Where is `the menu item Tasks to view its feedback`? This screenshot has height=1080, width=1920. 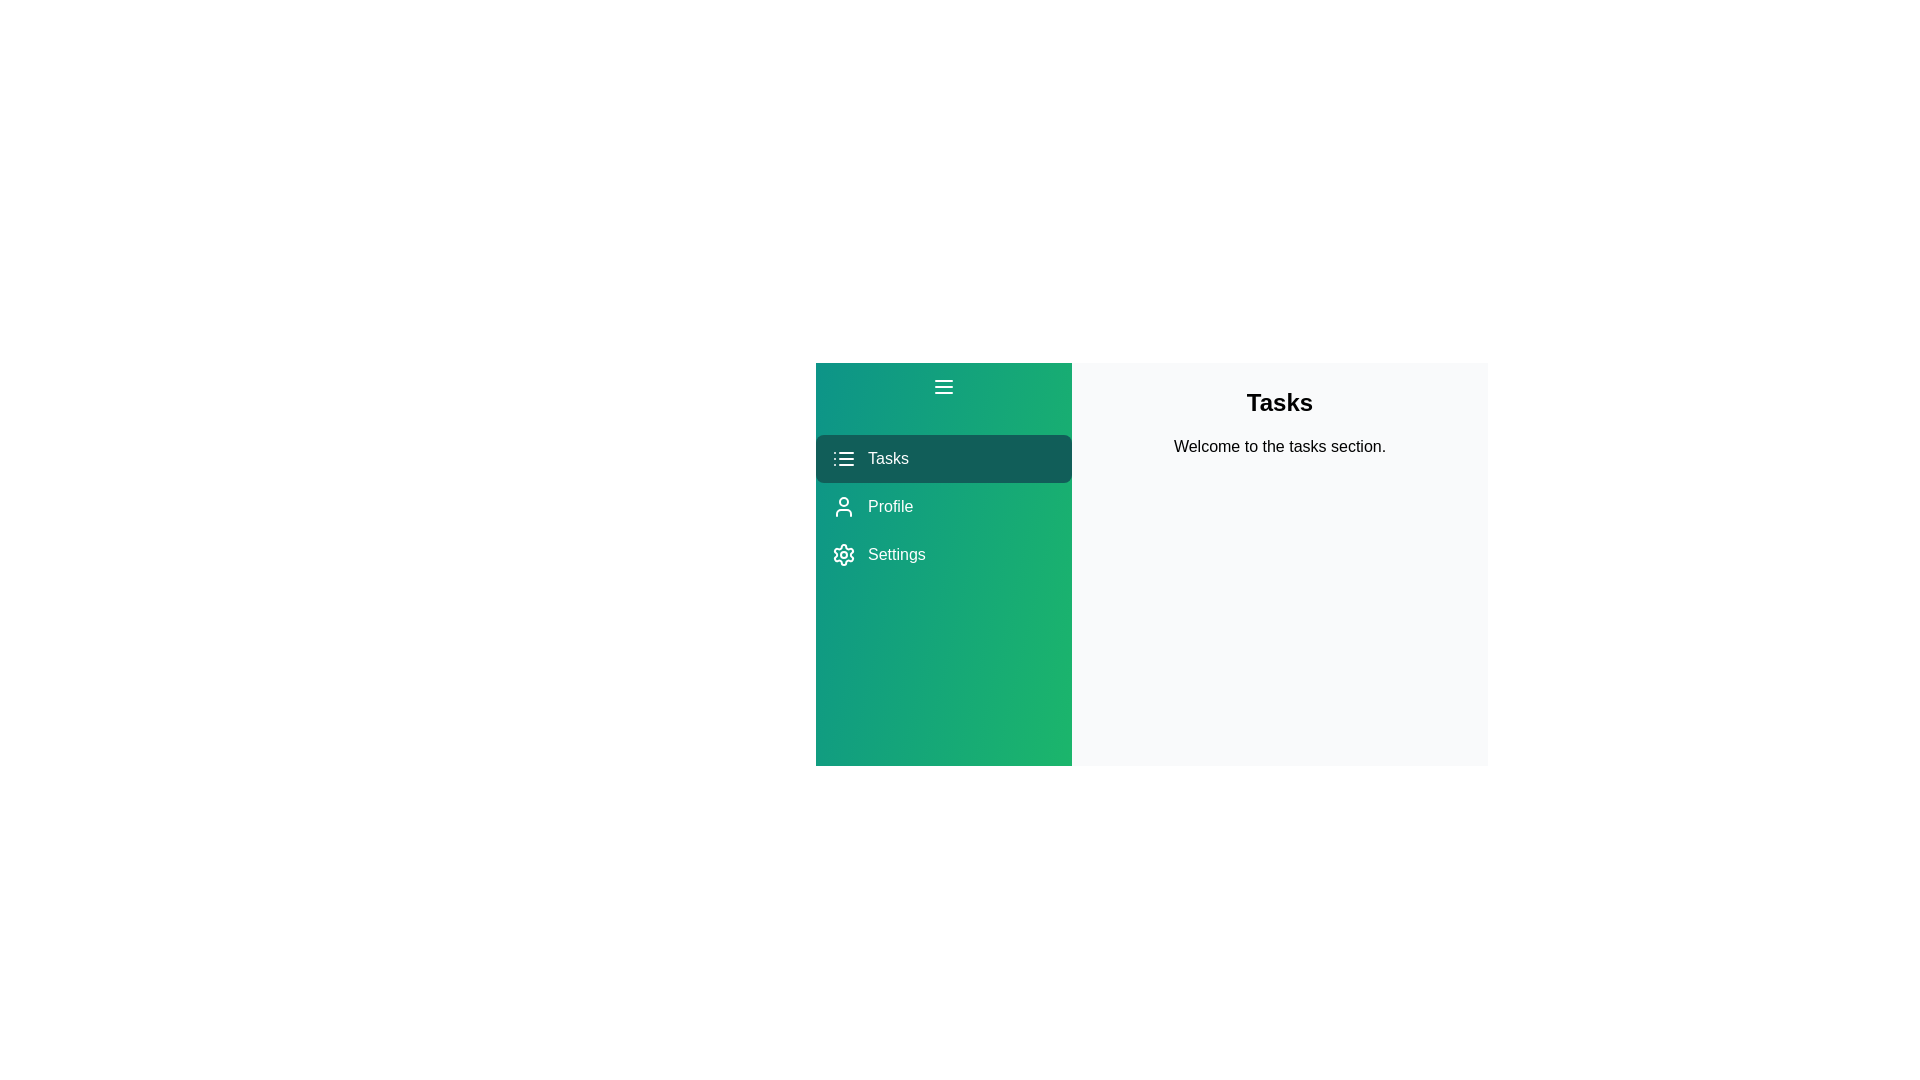
the menu item Tasks to view its feedback is located at coordinates (943, 459).